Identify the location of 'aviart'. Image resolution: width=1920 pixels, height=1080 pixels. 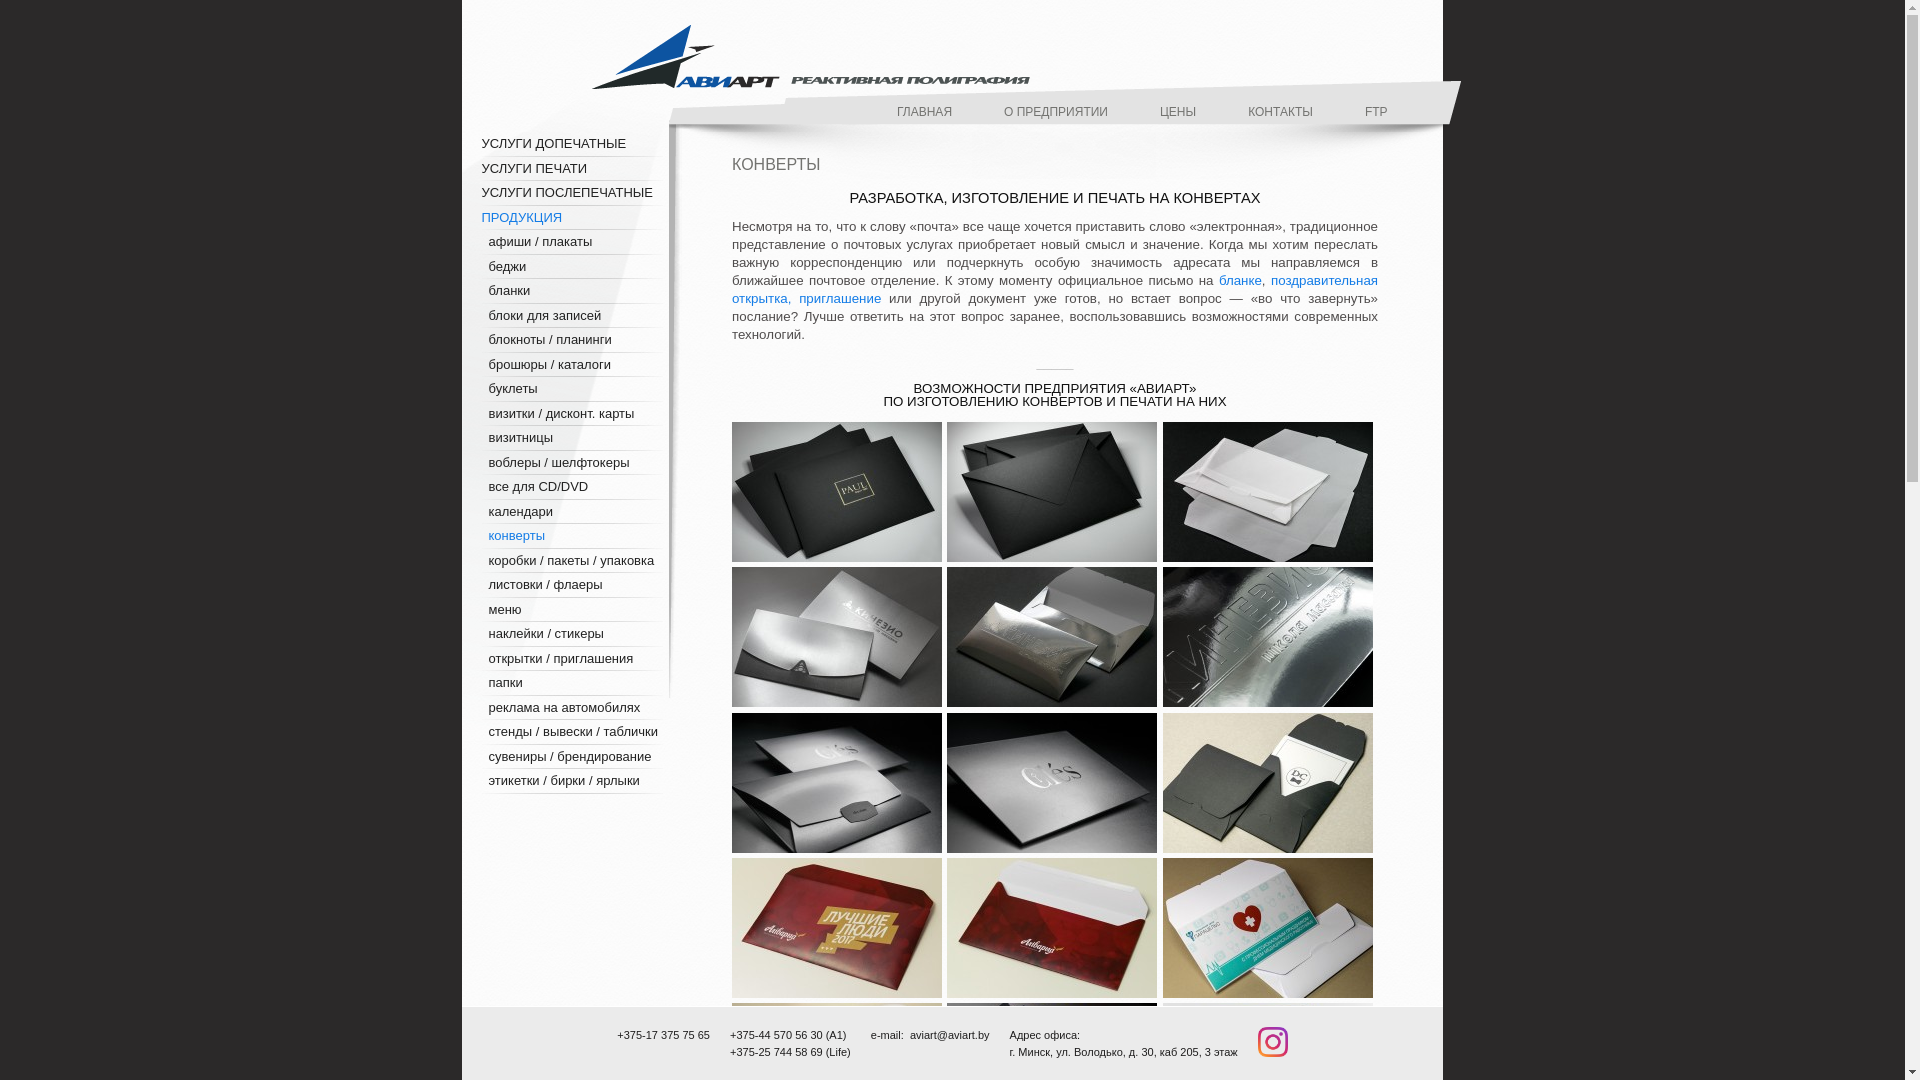
(811, 56).